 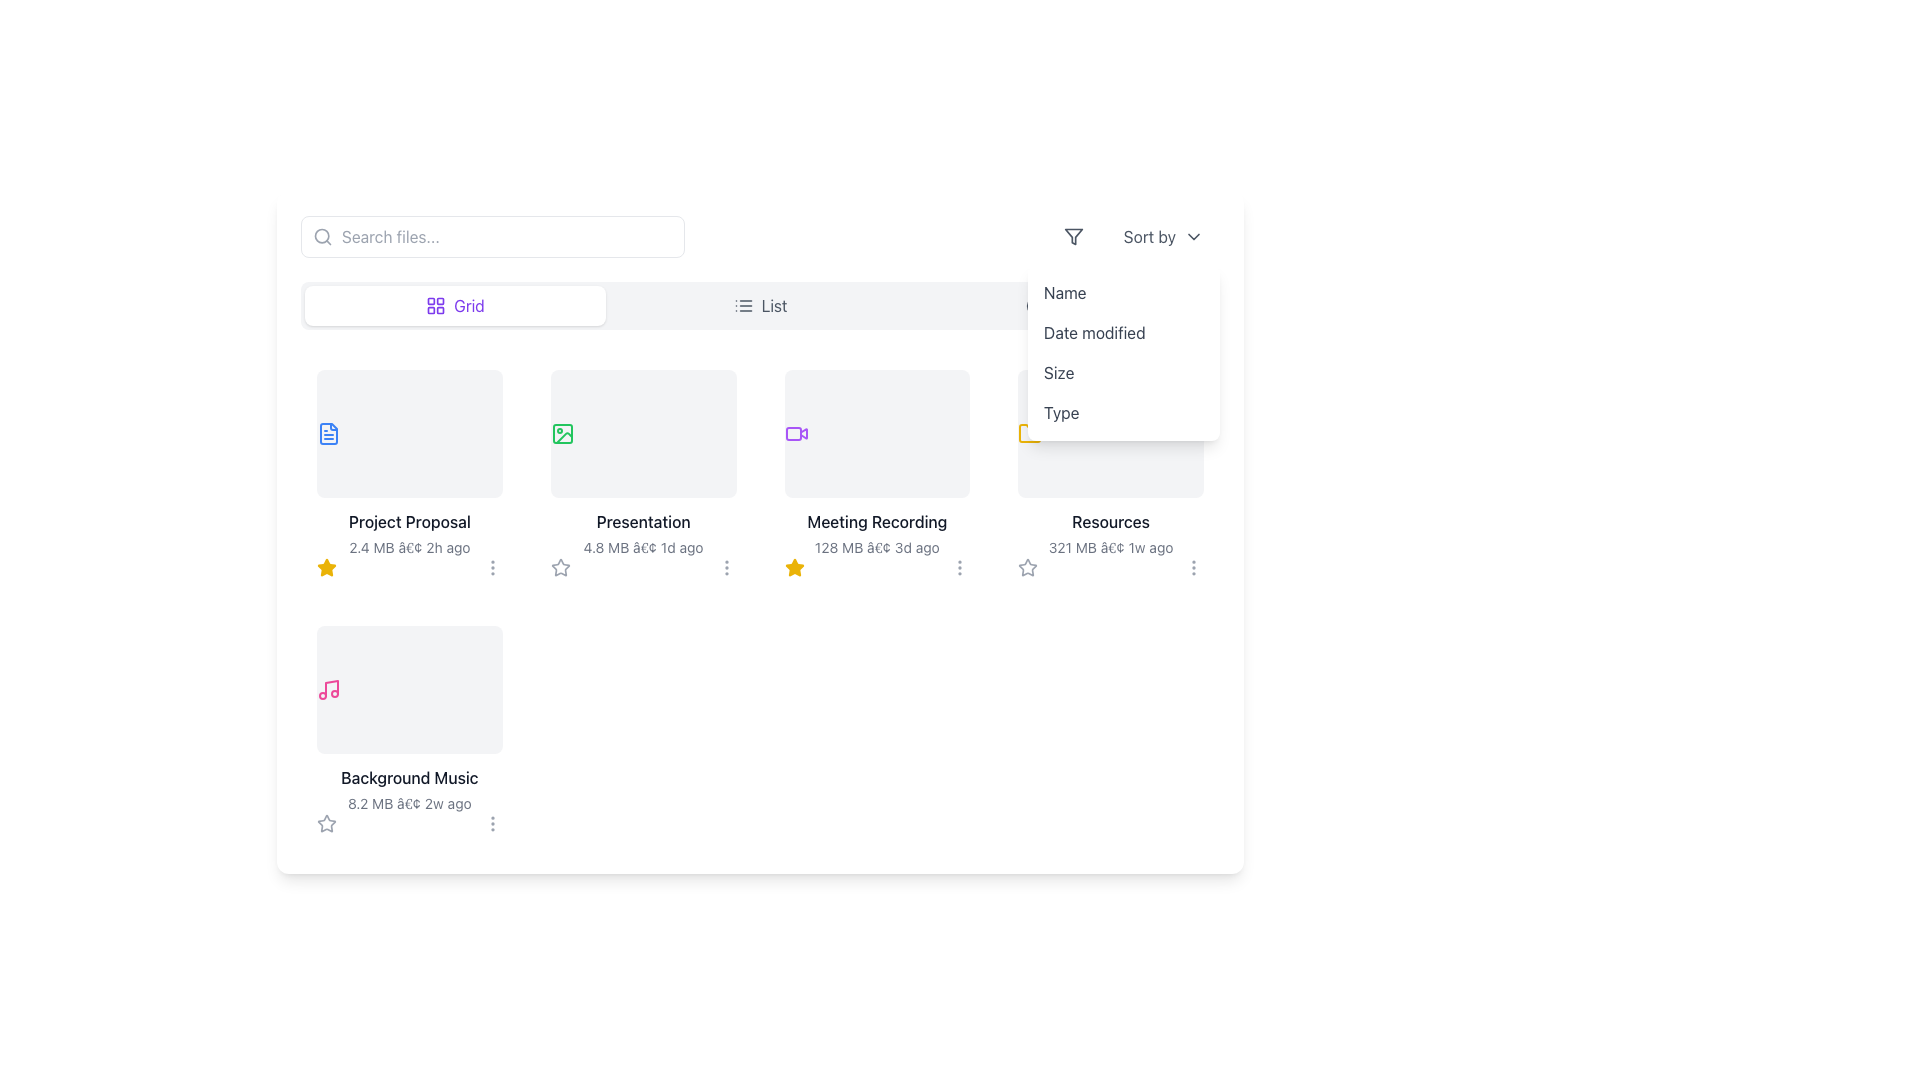 What do you see at coordinates (759, 305) in the screenshot?
I see `the middle button labeled 'List' that displays an icon of three horizontal lines with dots` at bounding box center [759, 305].